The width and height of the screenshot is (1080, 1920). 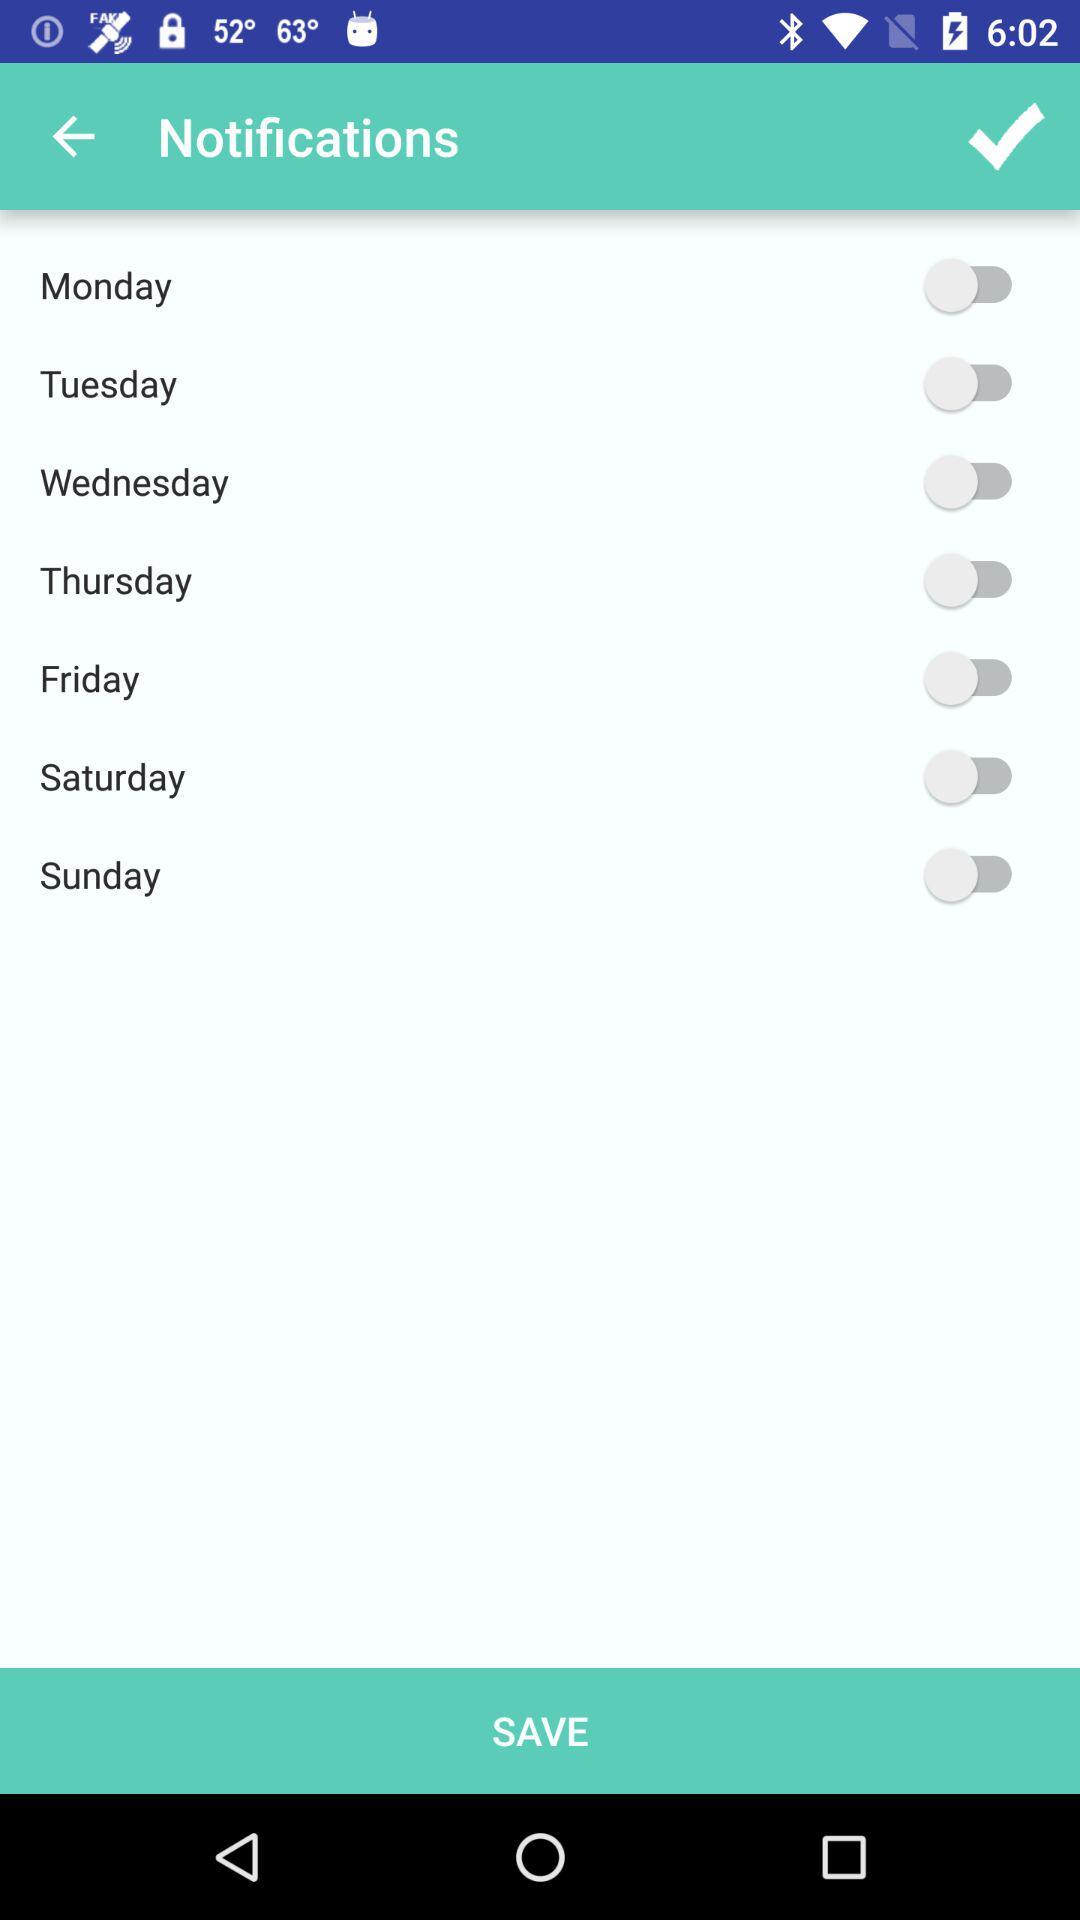 What do you see at coordinates (872, 678) in the screenshot?
I see `icon next to friday` at bounding box center [872, 678].